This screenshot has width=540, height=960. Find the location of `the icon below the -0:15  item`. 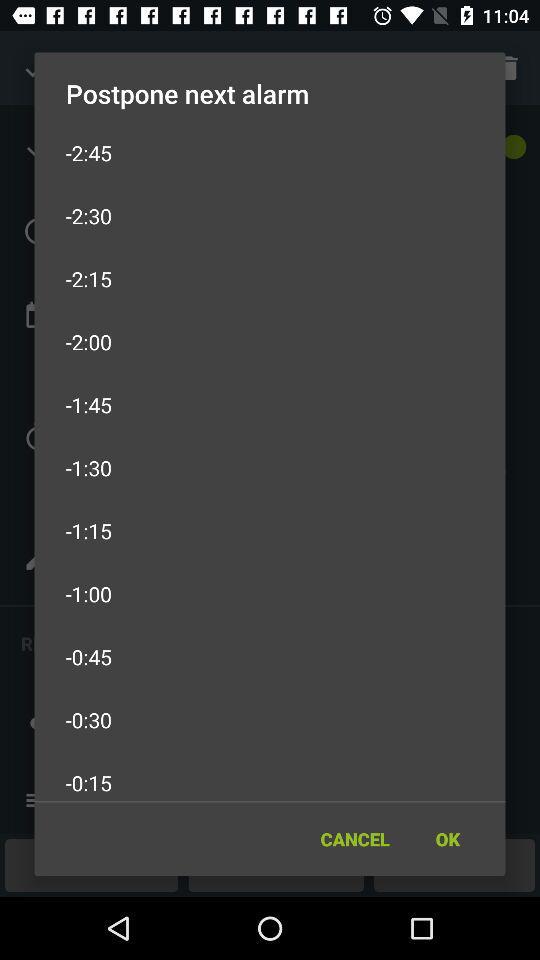

the icon below the -0:15  item is located at coordinates (447, 839).